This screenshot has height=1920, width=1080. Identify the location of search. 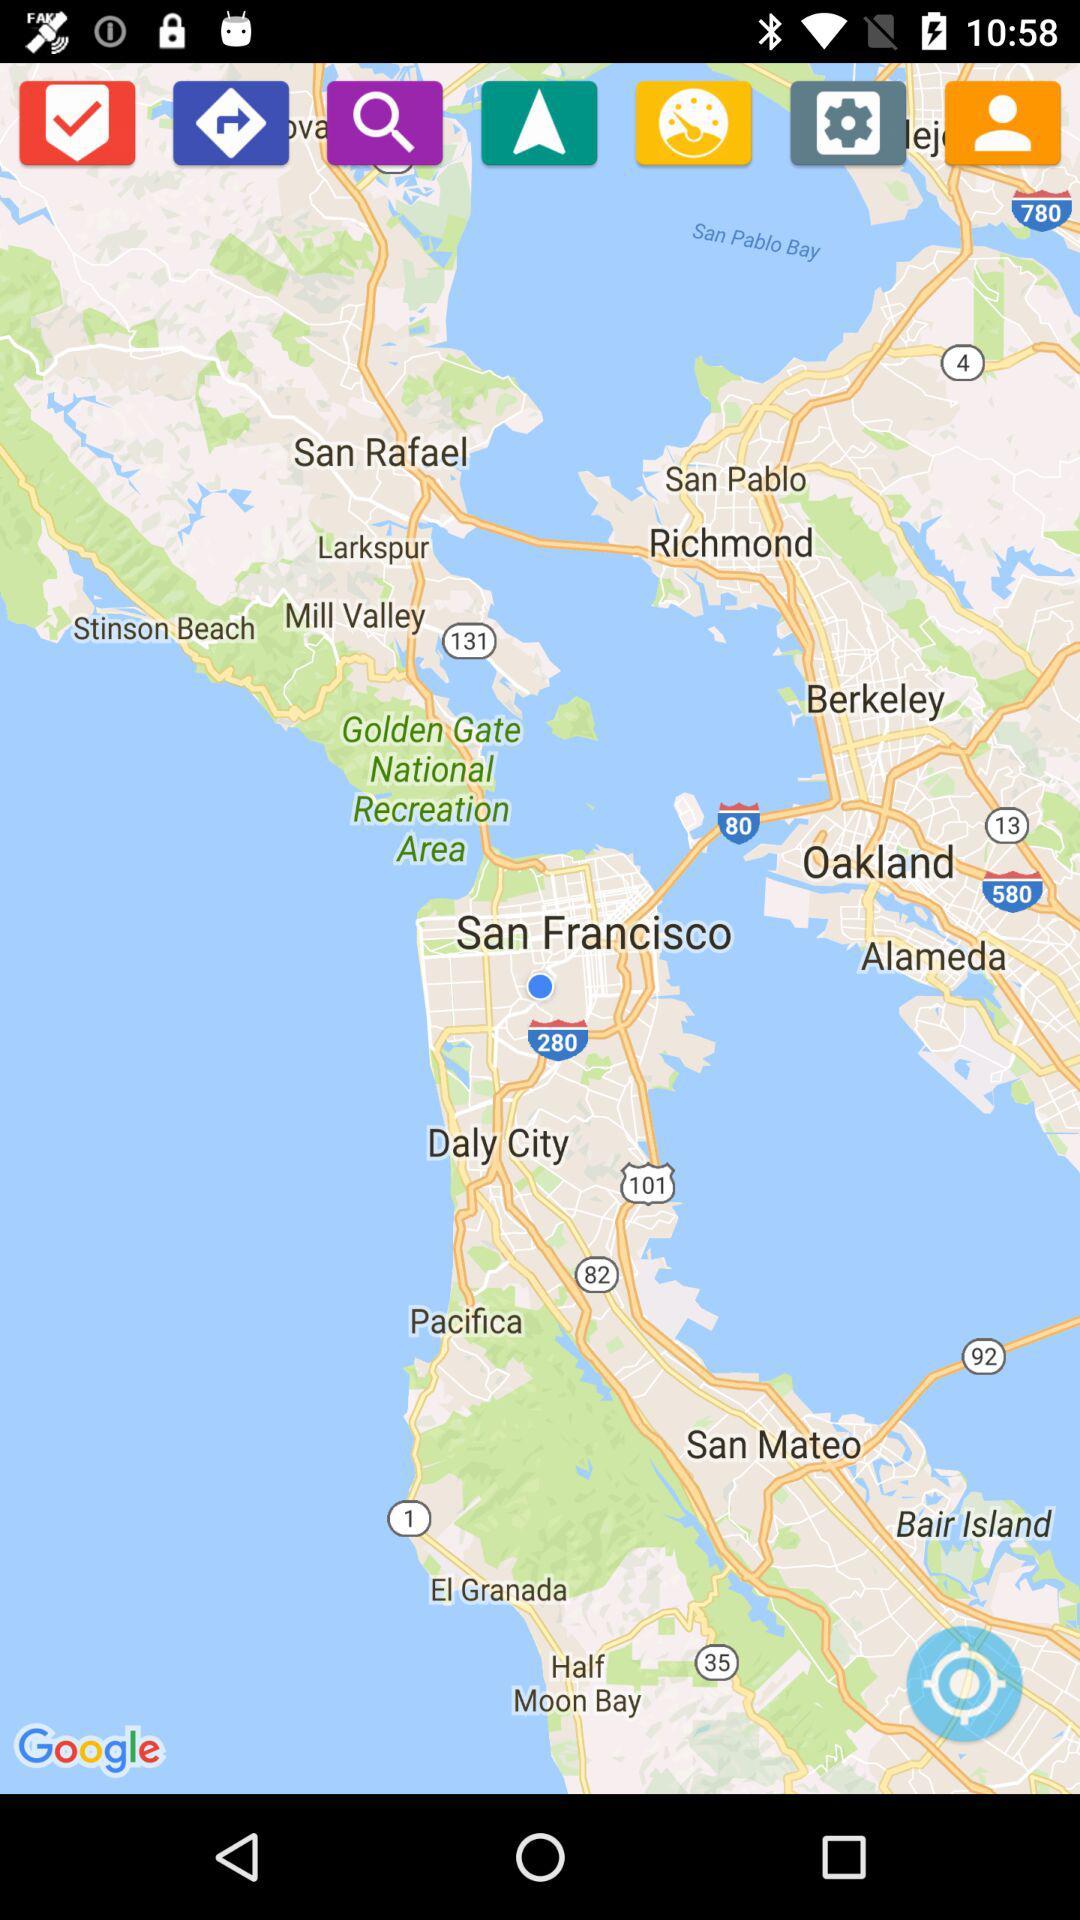
(384, 121).